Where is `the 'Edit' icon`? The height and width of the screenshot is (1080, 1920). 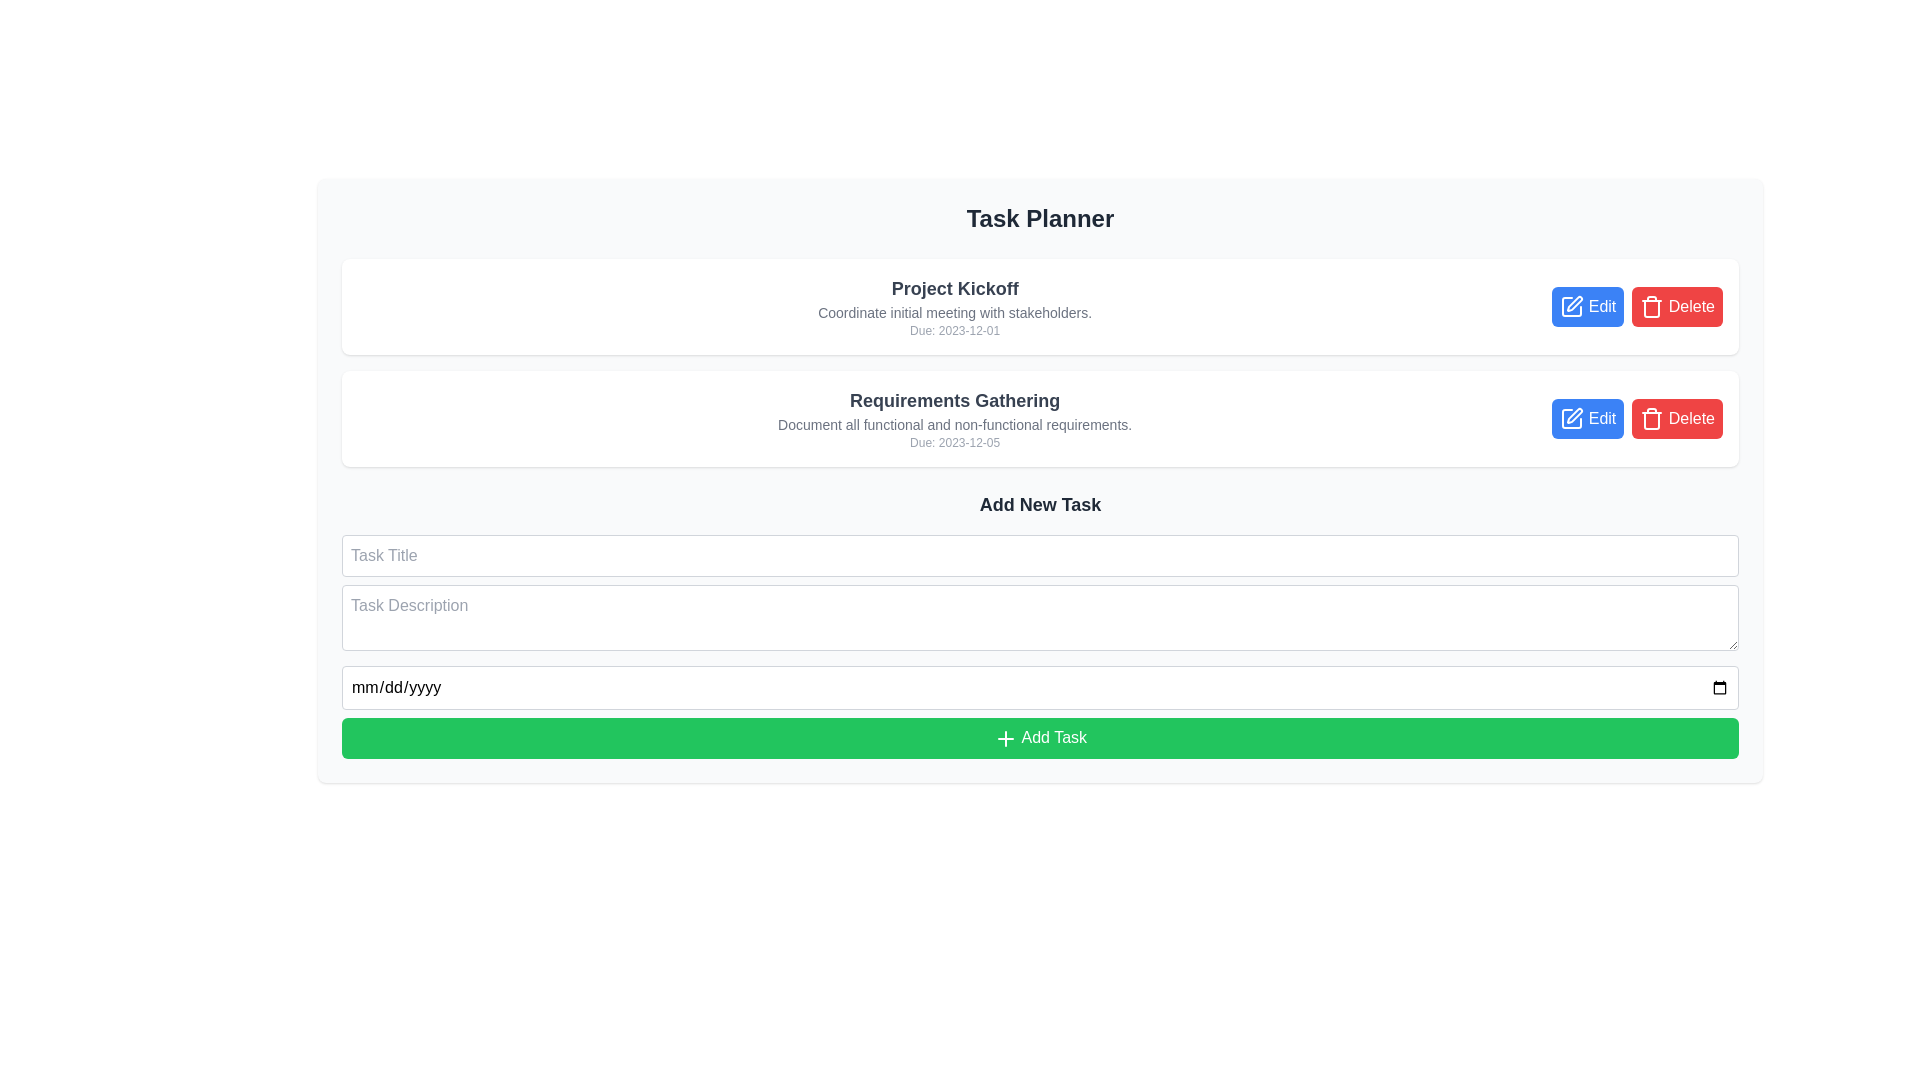
the 'Edit' icon is located at coordinates (1571, 307).